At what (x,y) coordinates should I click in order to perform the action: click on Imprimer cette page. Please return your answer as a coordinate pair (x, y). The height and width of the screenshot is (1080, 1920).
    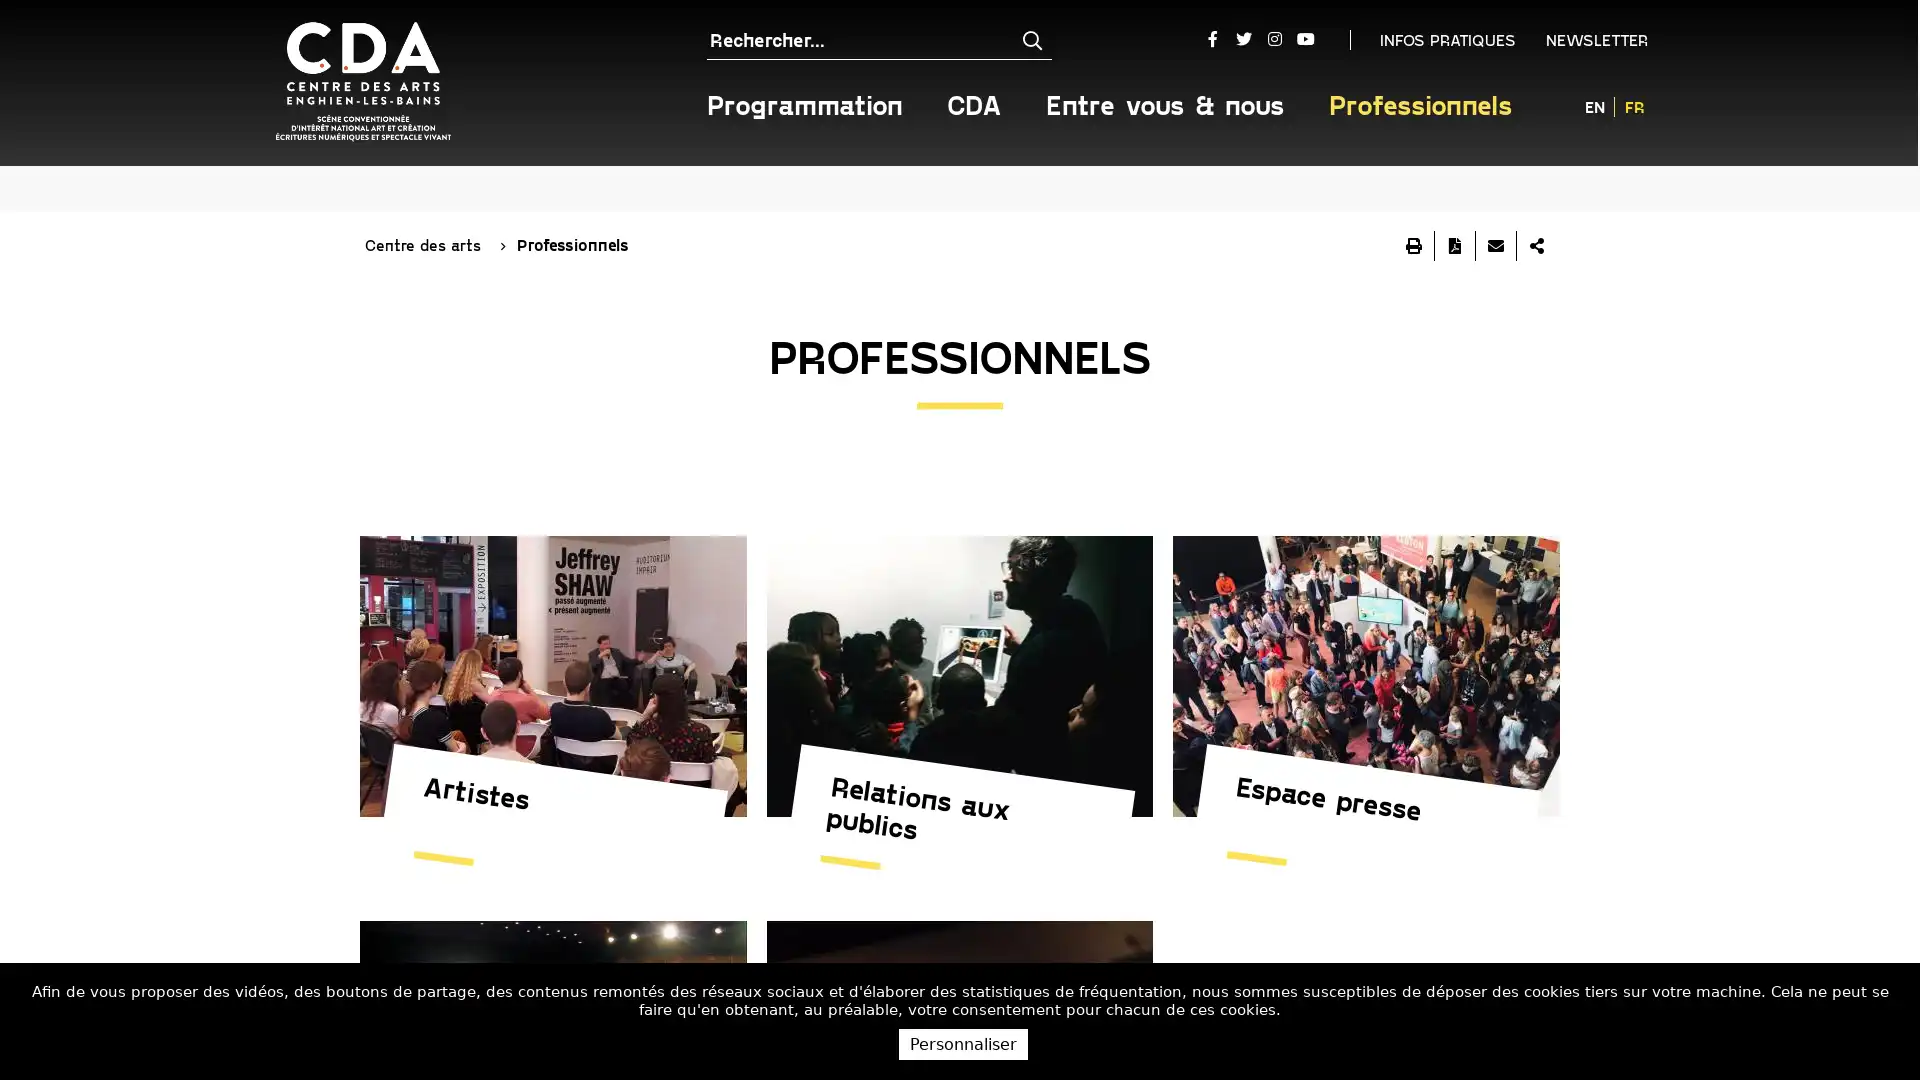
    Looking at the image, I should click on (1413, 196).